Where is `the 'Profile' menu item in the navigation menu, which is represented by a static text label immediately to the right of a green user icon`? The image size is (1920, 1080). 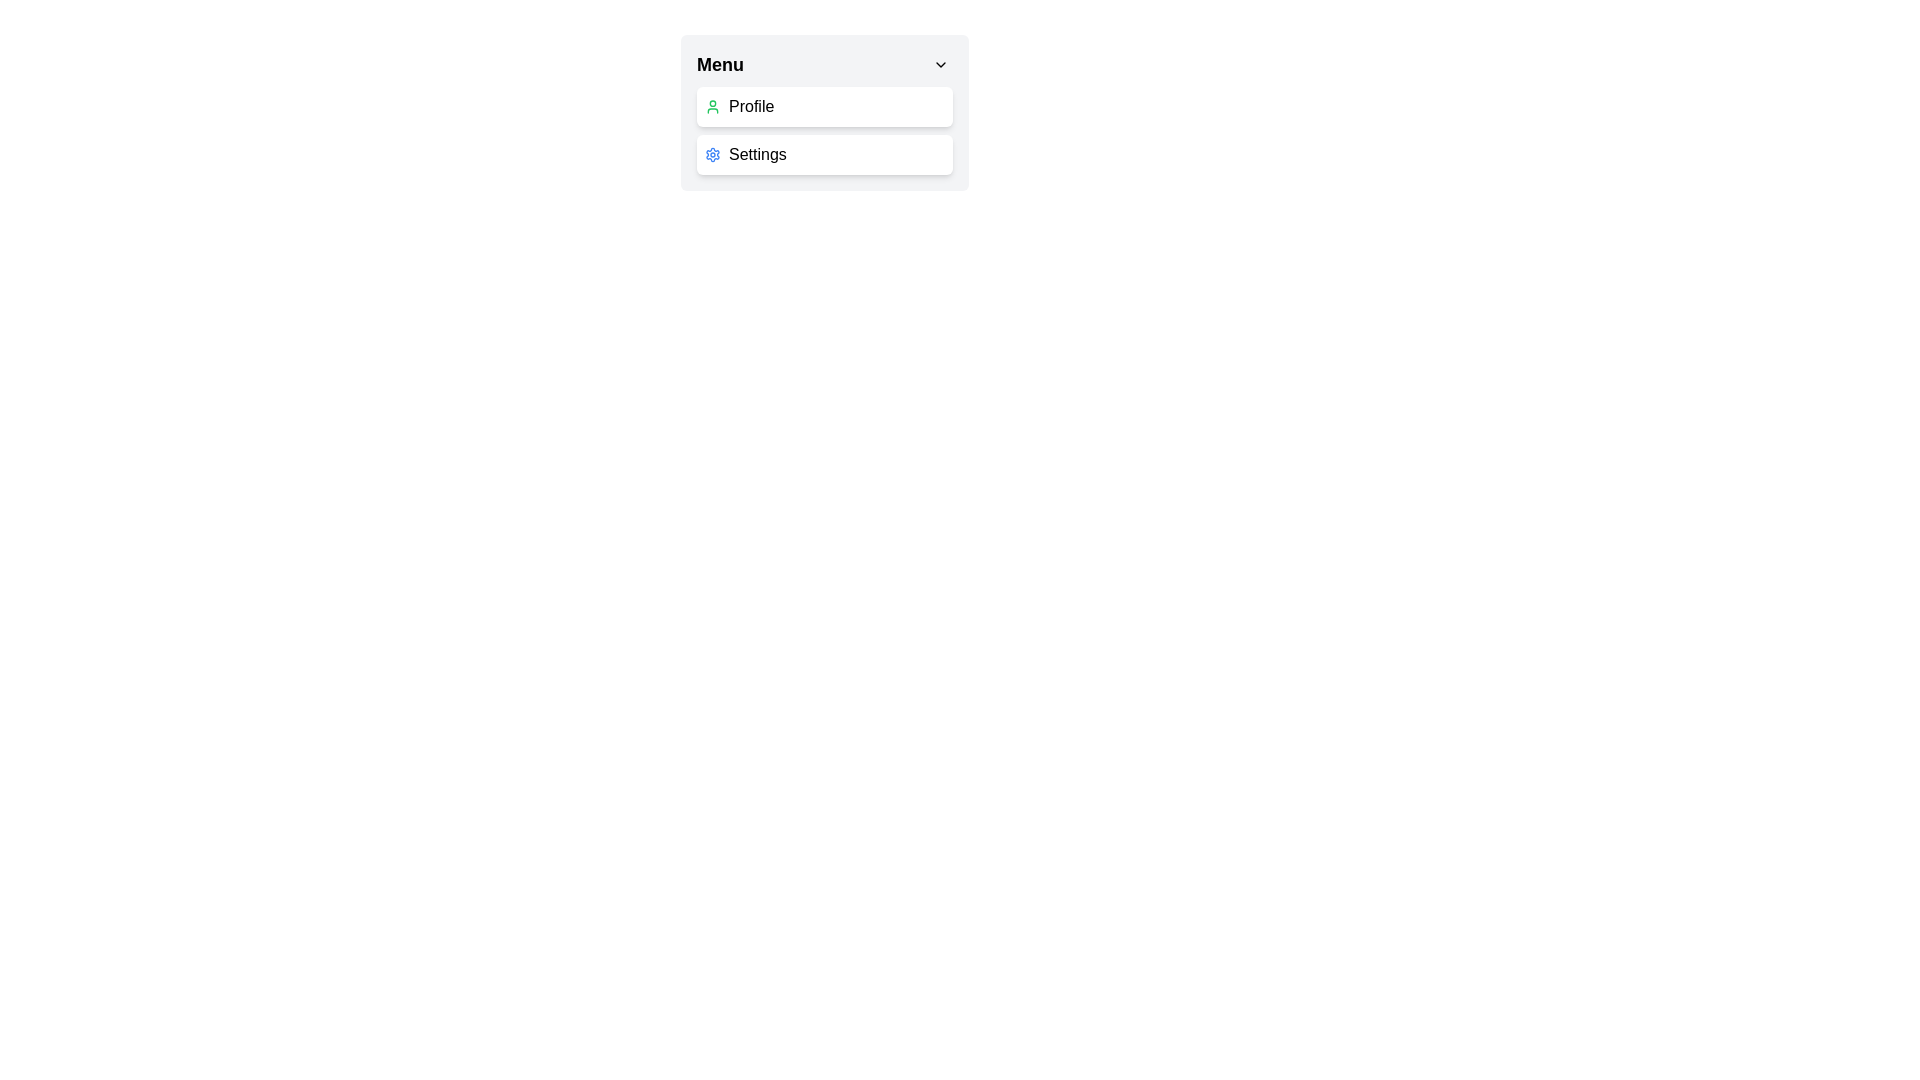 the 'Profile' menu item in the navigation menu, which is represented by a static text label immediately to the right of a green user icon is located at coordinates (750, 107).